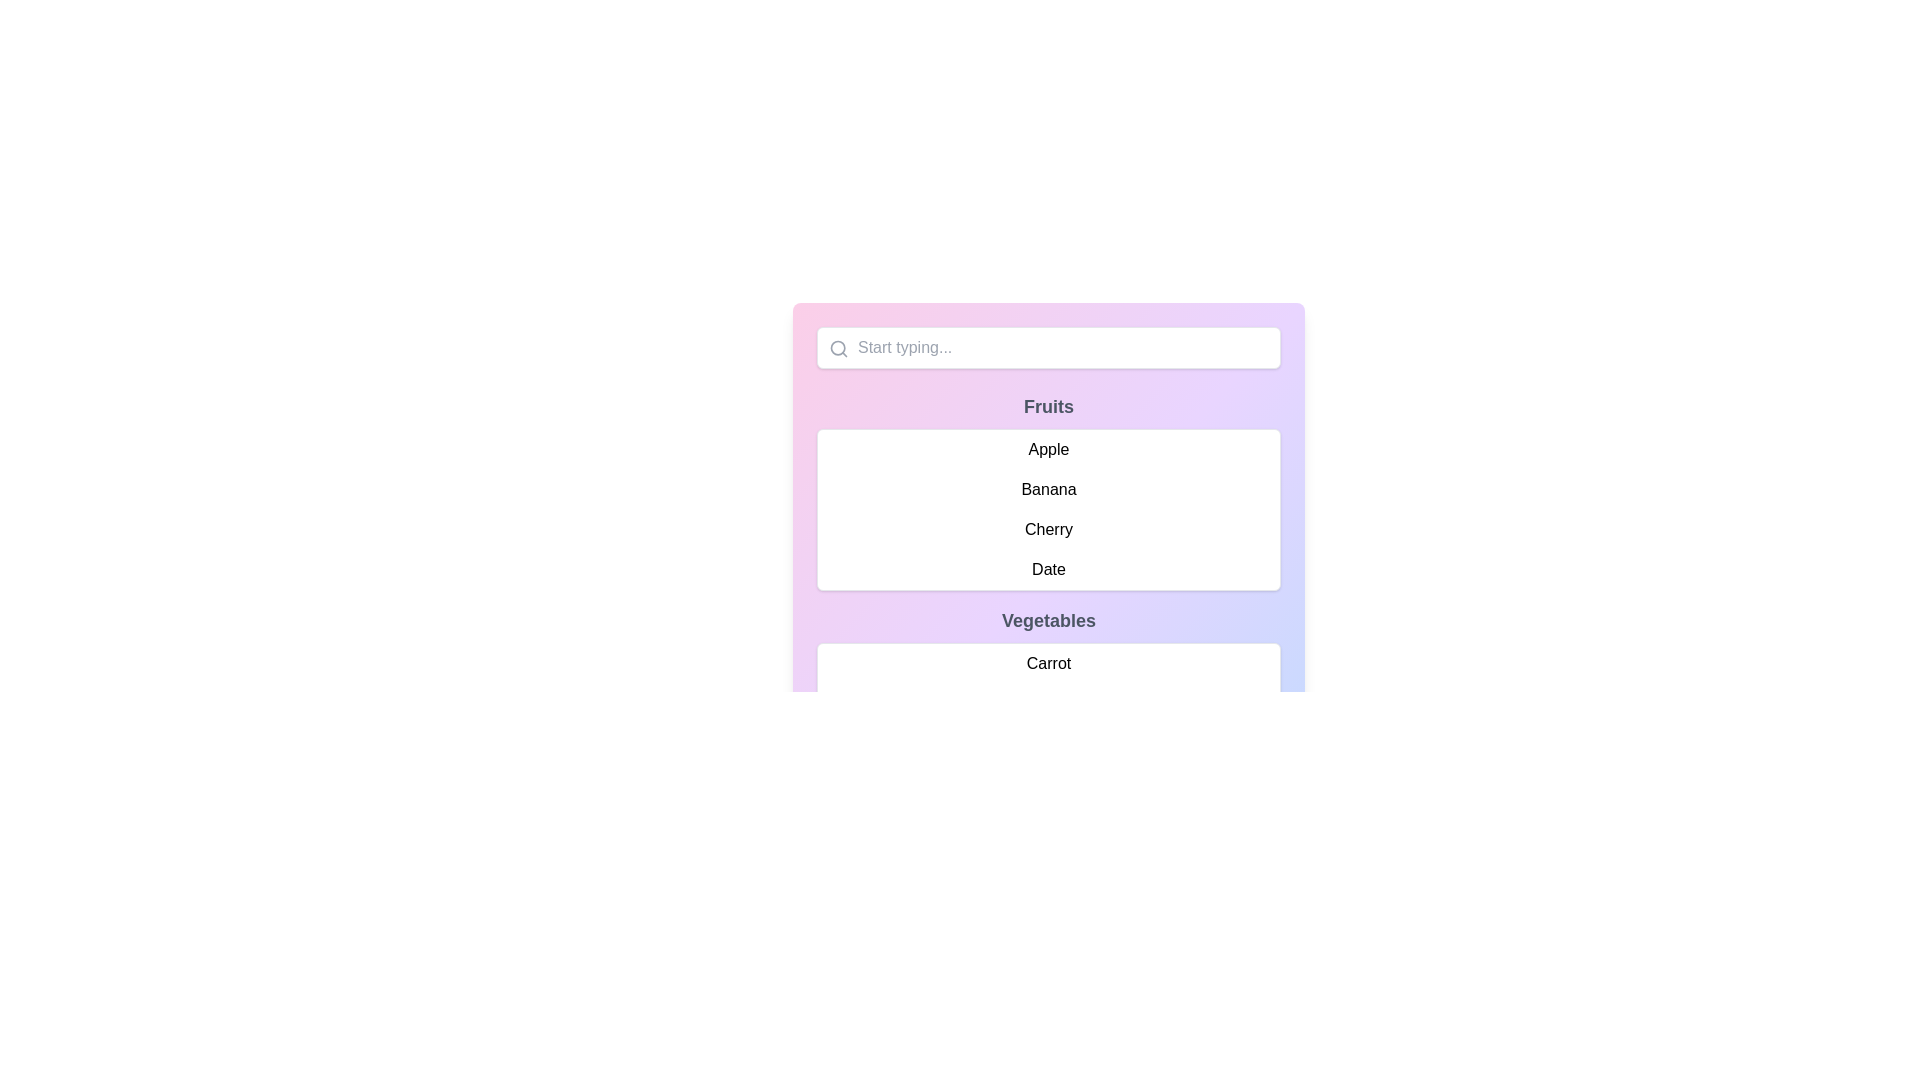 This screenshot has width=1920, height=1080. I want to click on the Text Label that serves as a header for the categorized section located beneath the search bar, so click(1048, 406).